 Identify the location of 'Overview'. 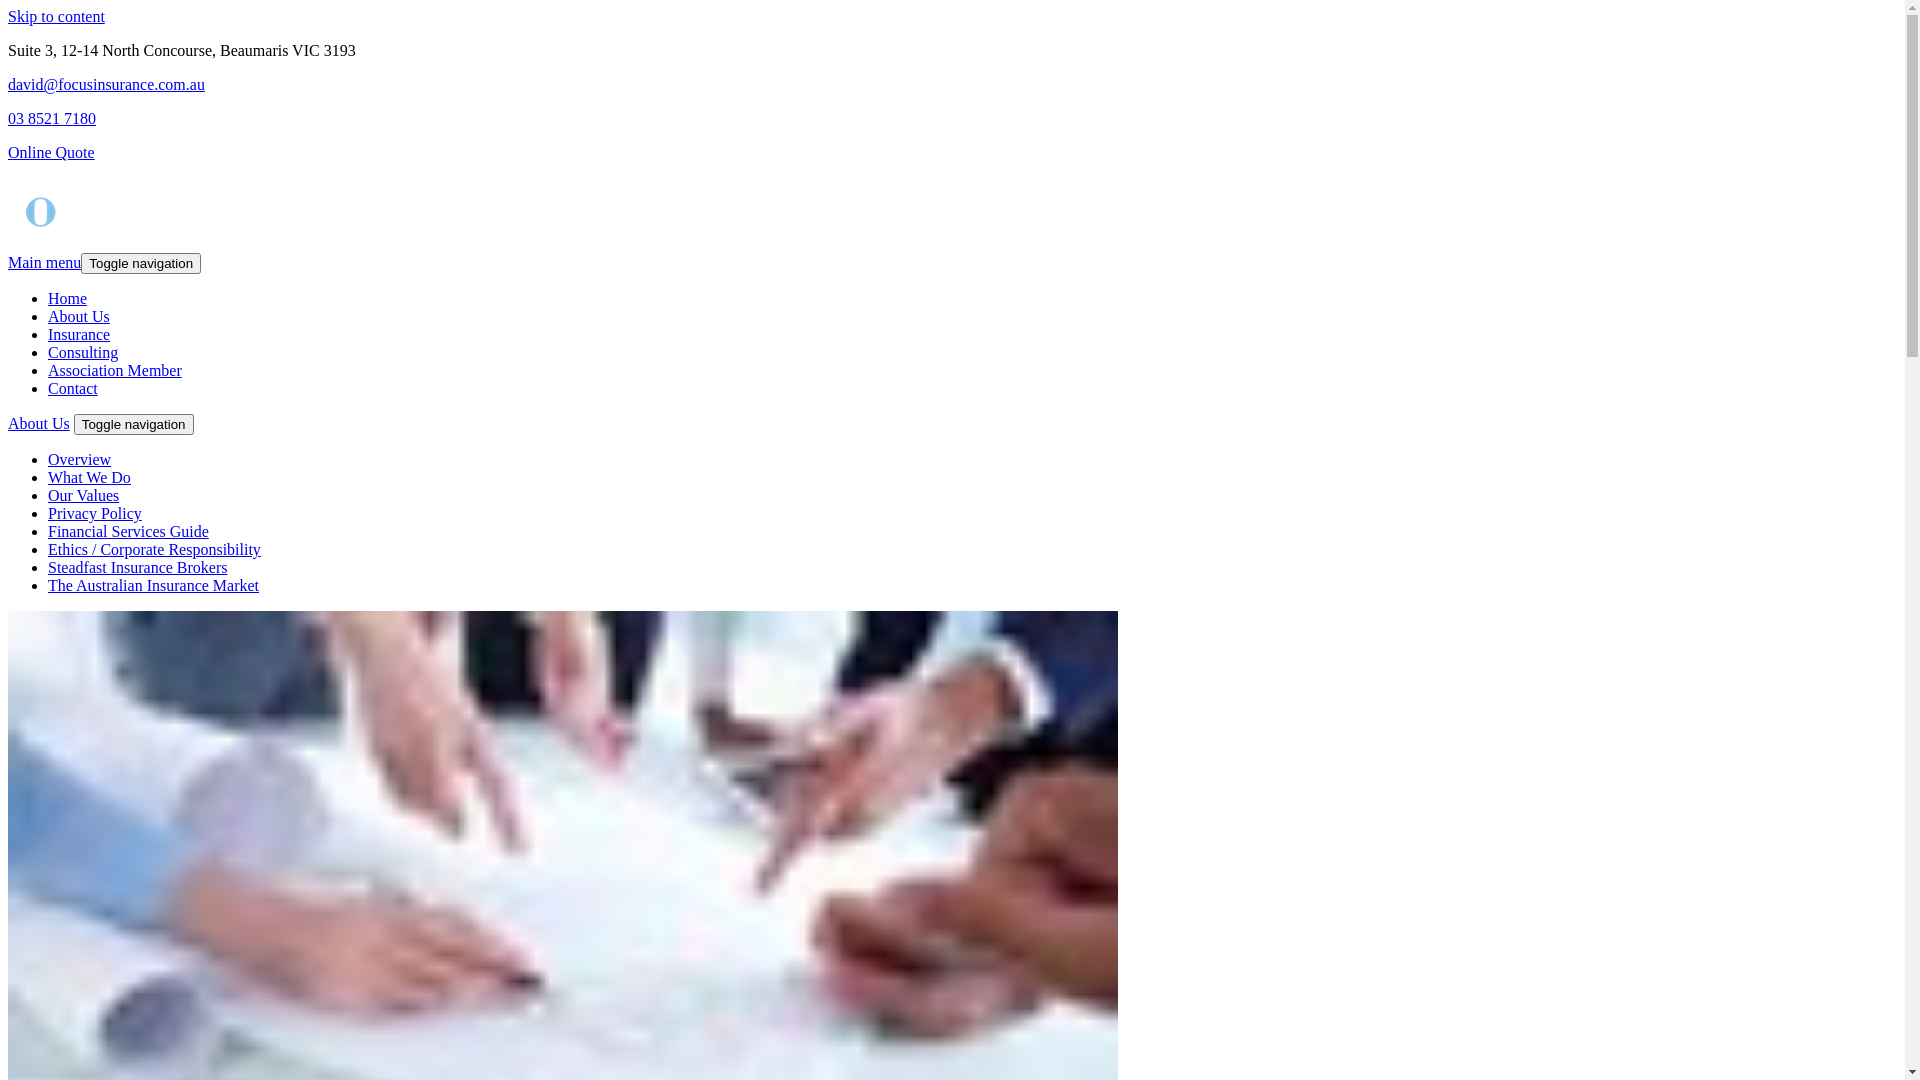
(79, 459).